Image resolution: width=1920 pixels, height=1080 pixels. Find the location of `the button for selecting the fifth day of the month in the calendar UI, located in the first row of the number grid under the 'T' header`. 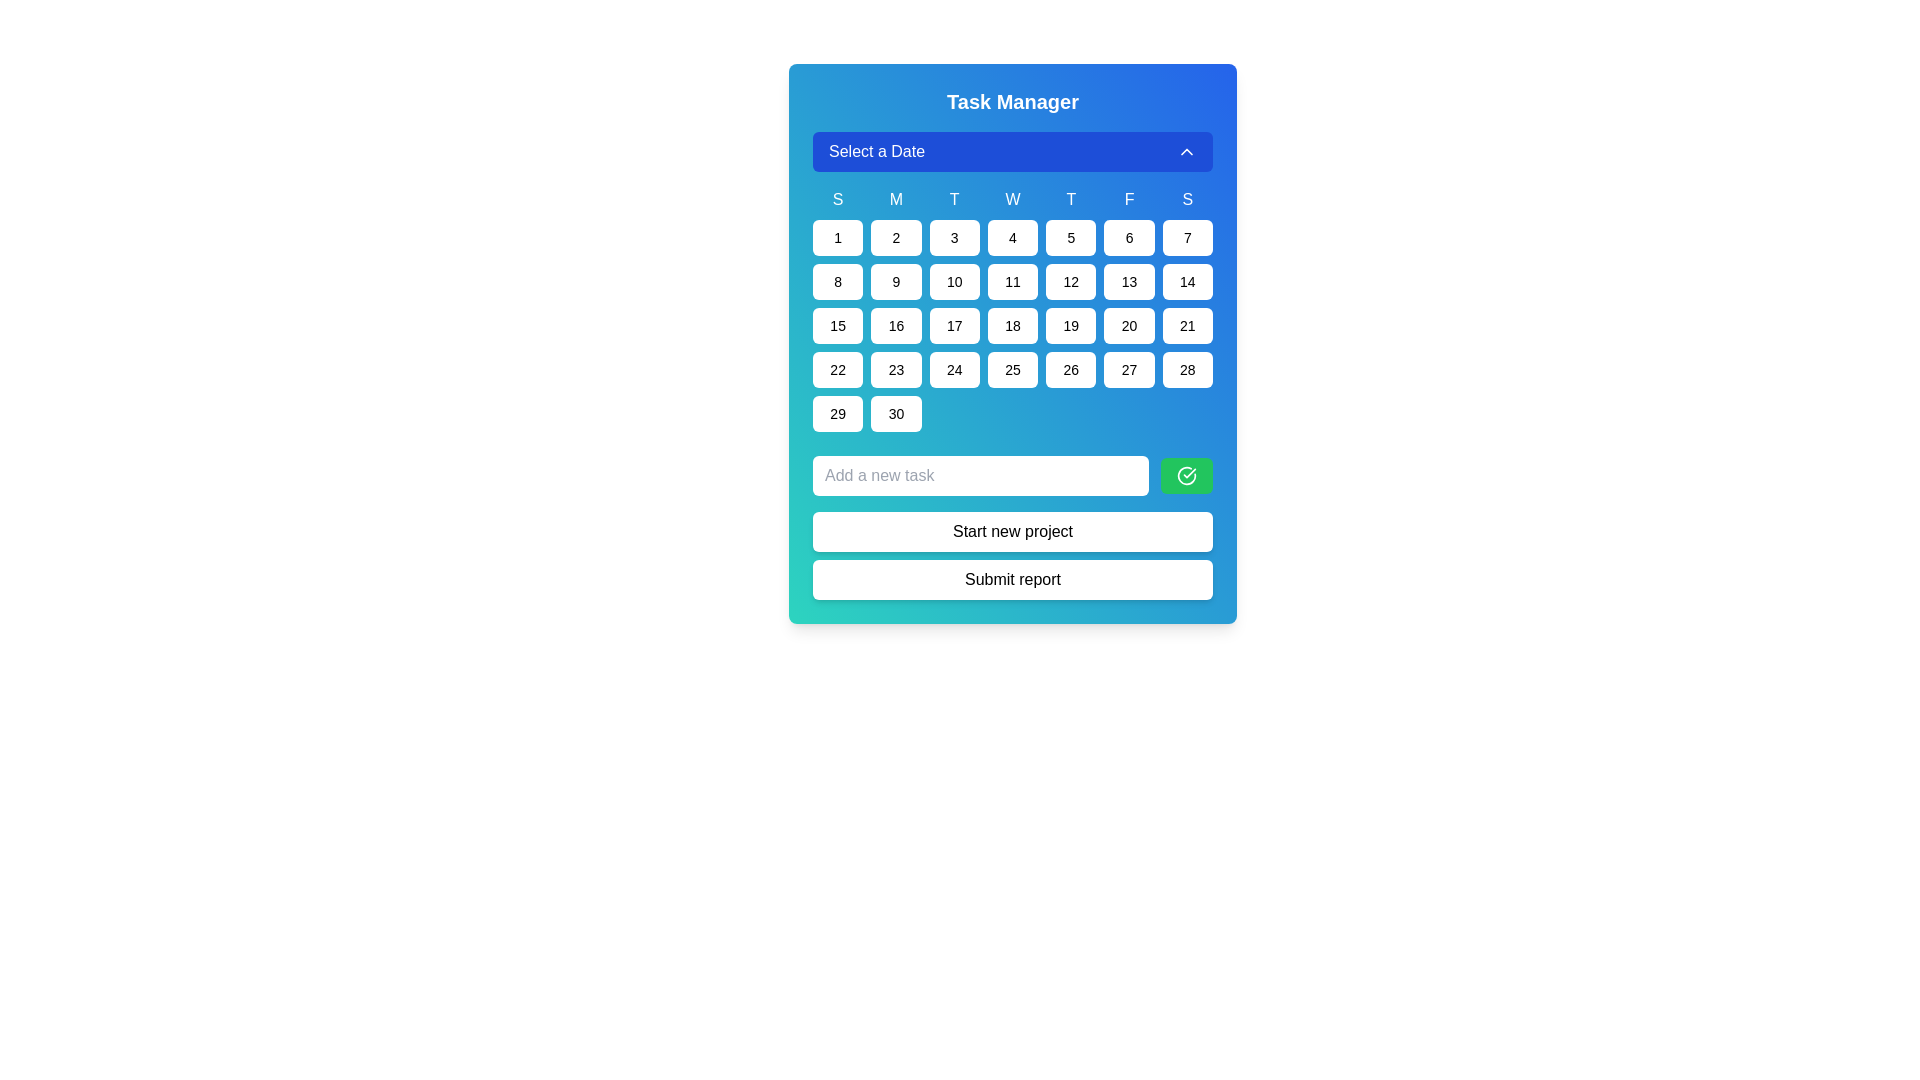

the button for selecting the fifth day of the month in the calendar UI, located in the first row of the number grid under the 'T' header is located at coordinates (1070, 237).